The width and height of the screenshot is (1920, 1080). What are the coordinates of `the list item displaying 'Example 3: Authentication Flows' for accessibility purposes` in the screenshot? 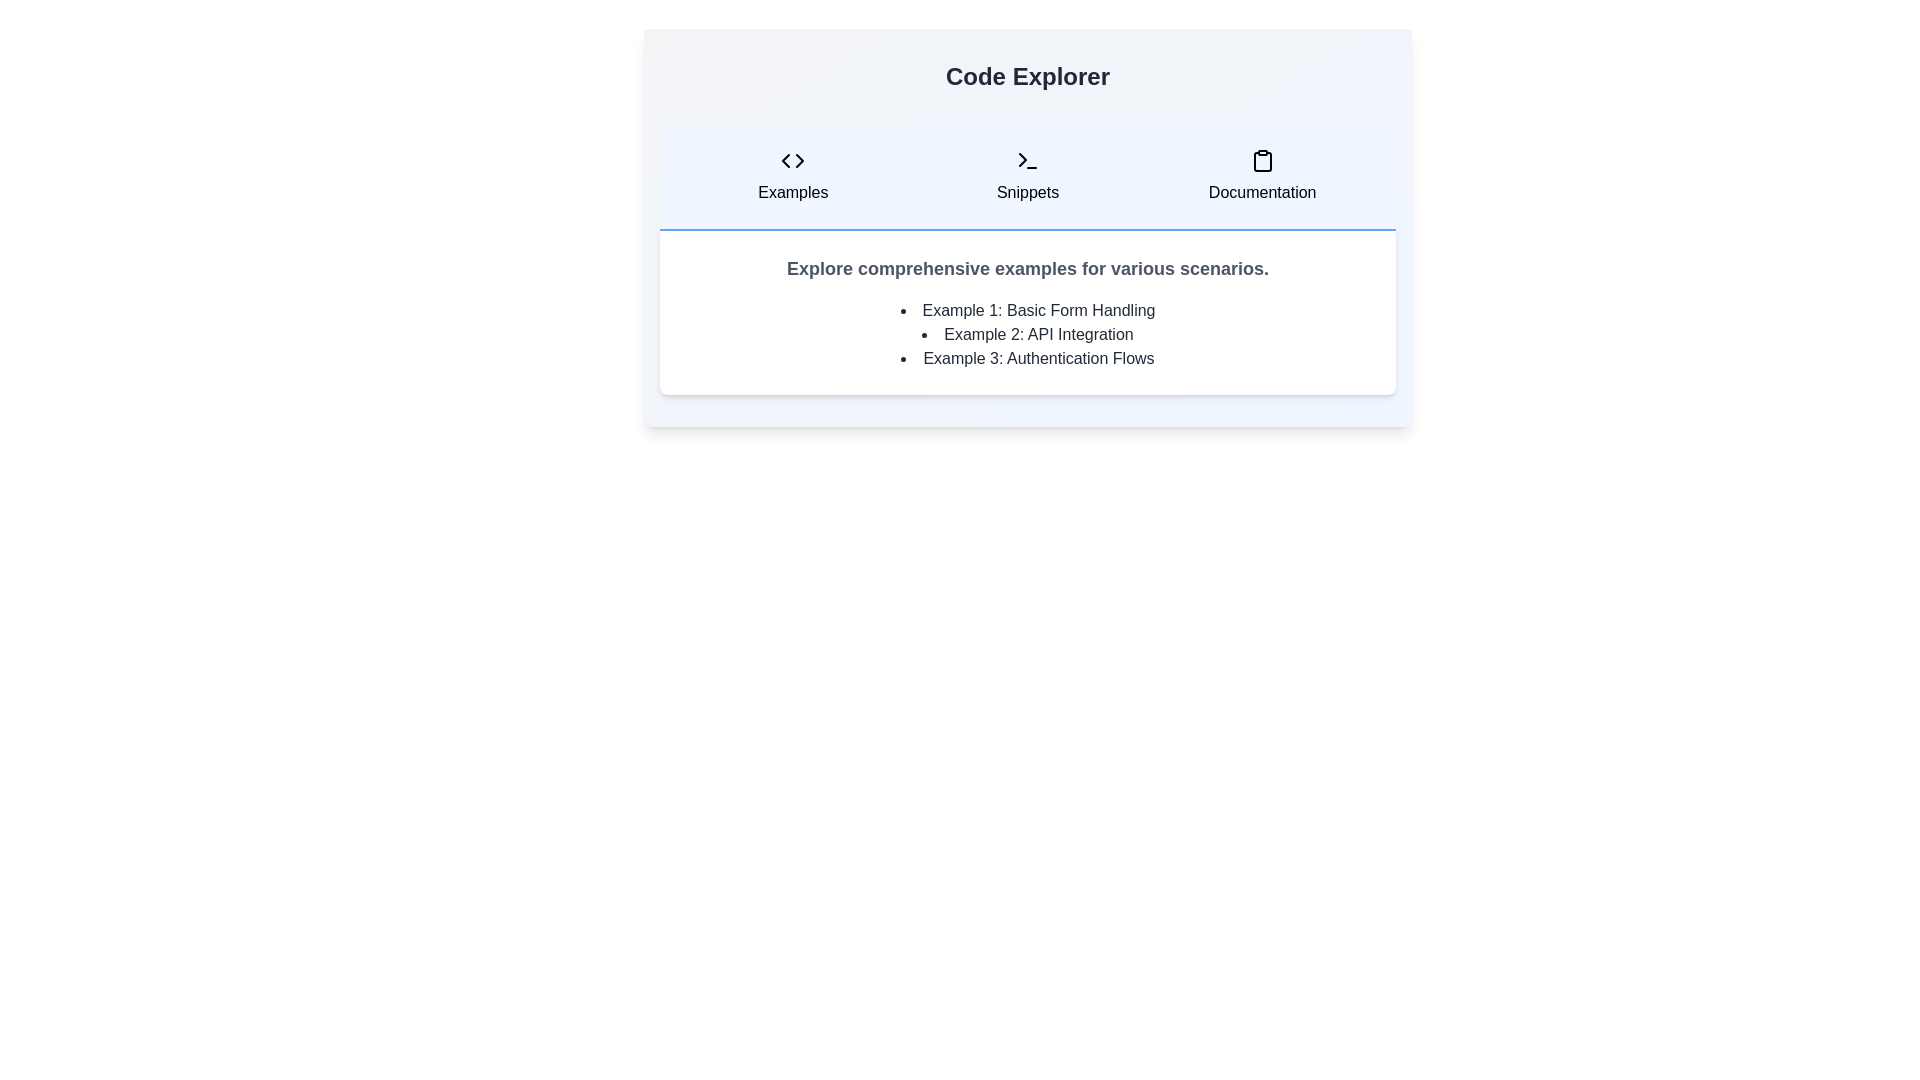 It's located at (1027, 357).